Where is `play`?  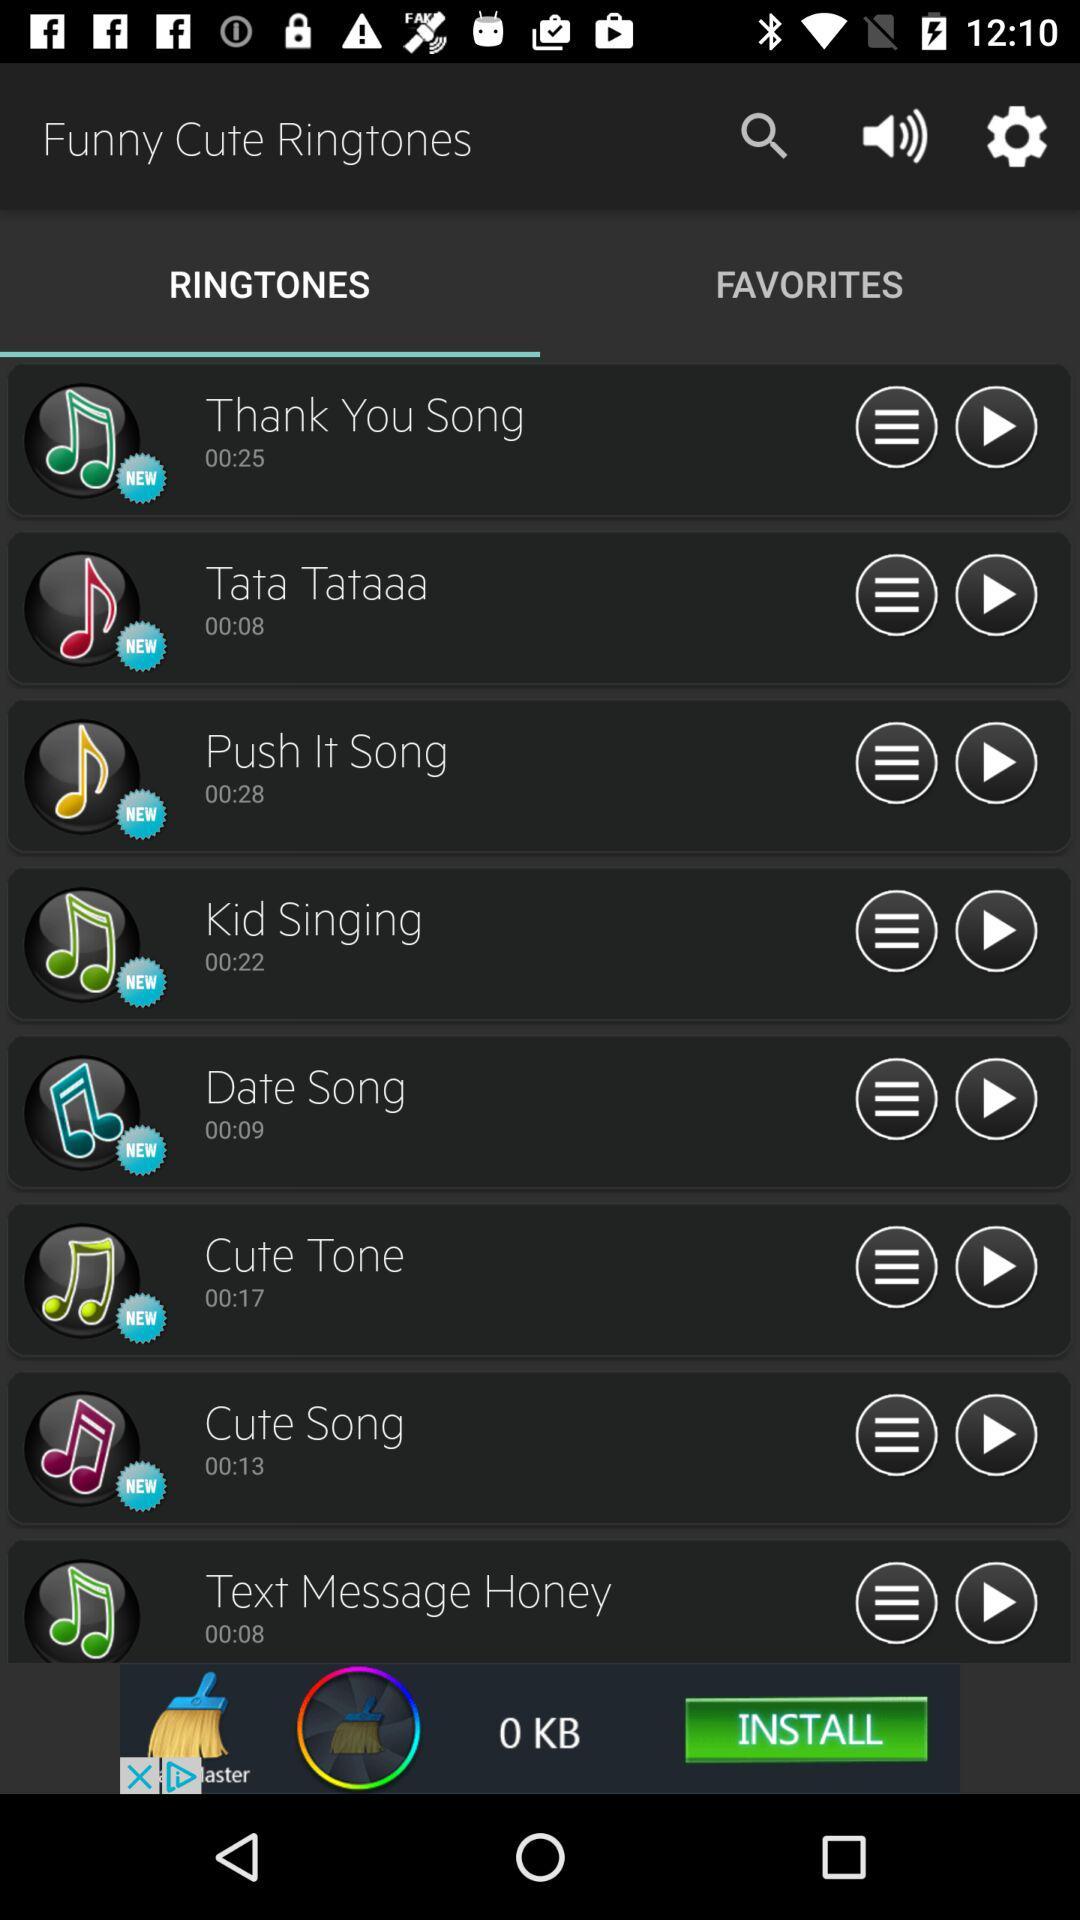
play is located at coordinates (995, 931).